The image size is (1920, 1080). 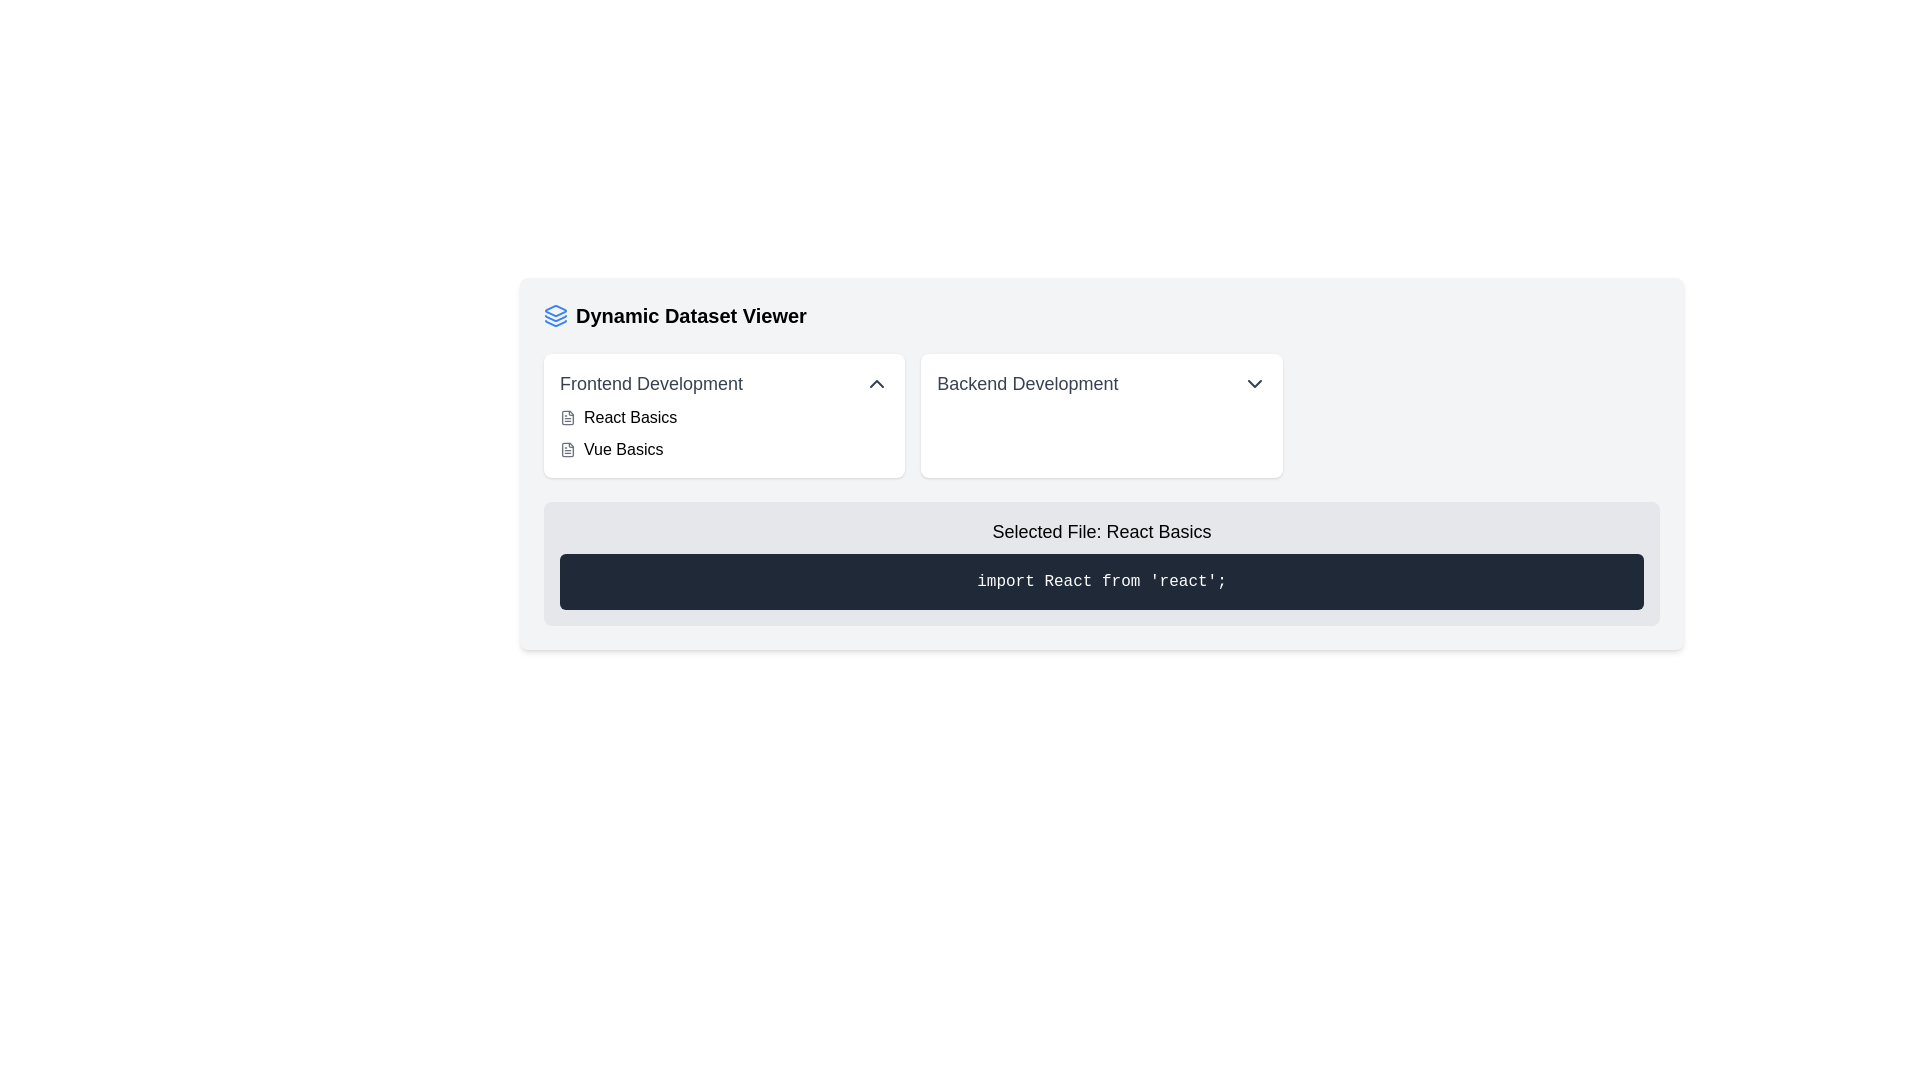 What do you see at coordinates (629, 416) in the screenshot?
I see `the text label displaying 'React Basics', which is styled in sans-serif typography and is located to the right of a text document icon under the 'Frontend Development' section` at bounding box center [629, 416].